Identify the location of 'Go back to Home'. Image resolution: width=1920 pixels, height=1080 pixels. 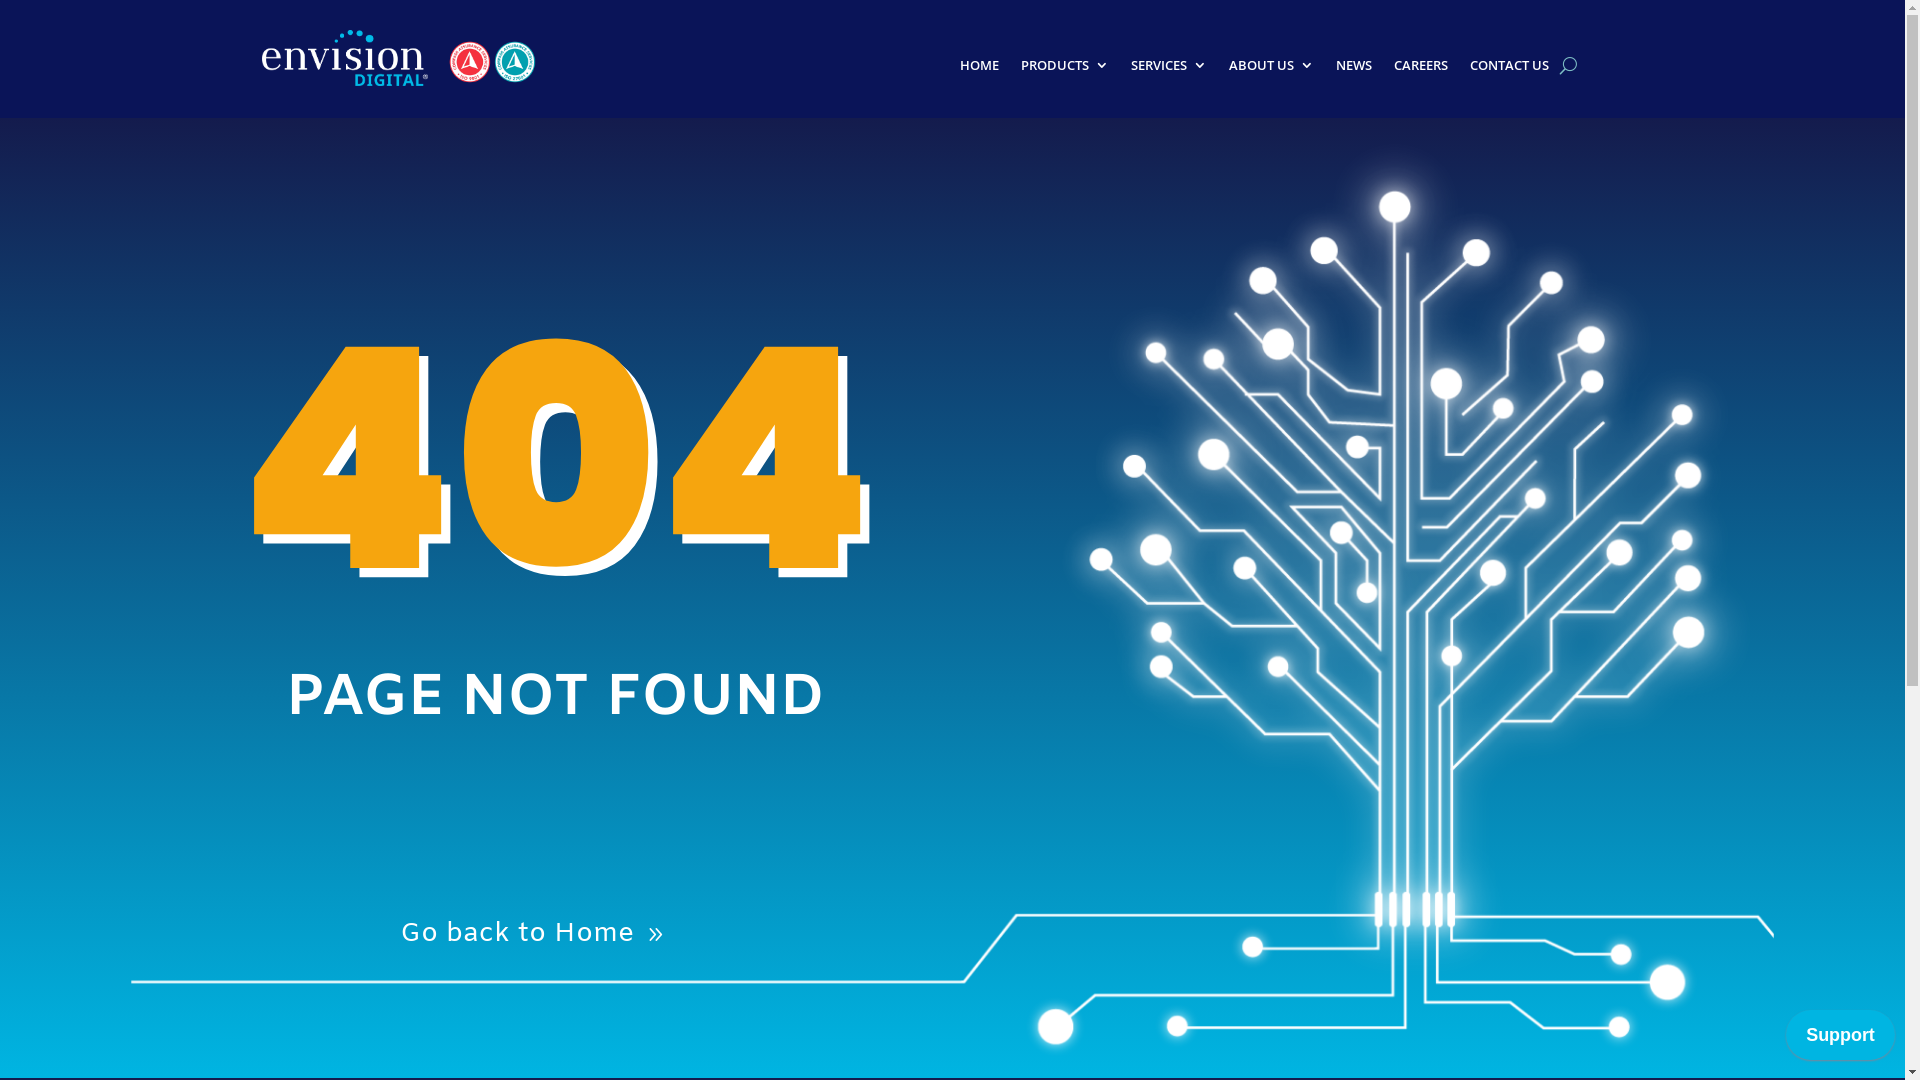
(380, 933).